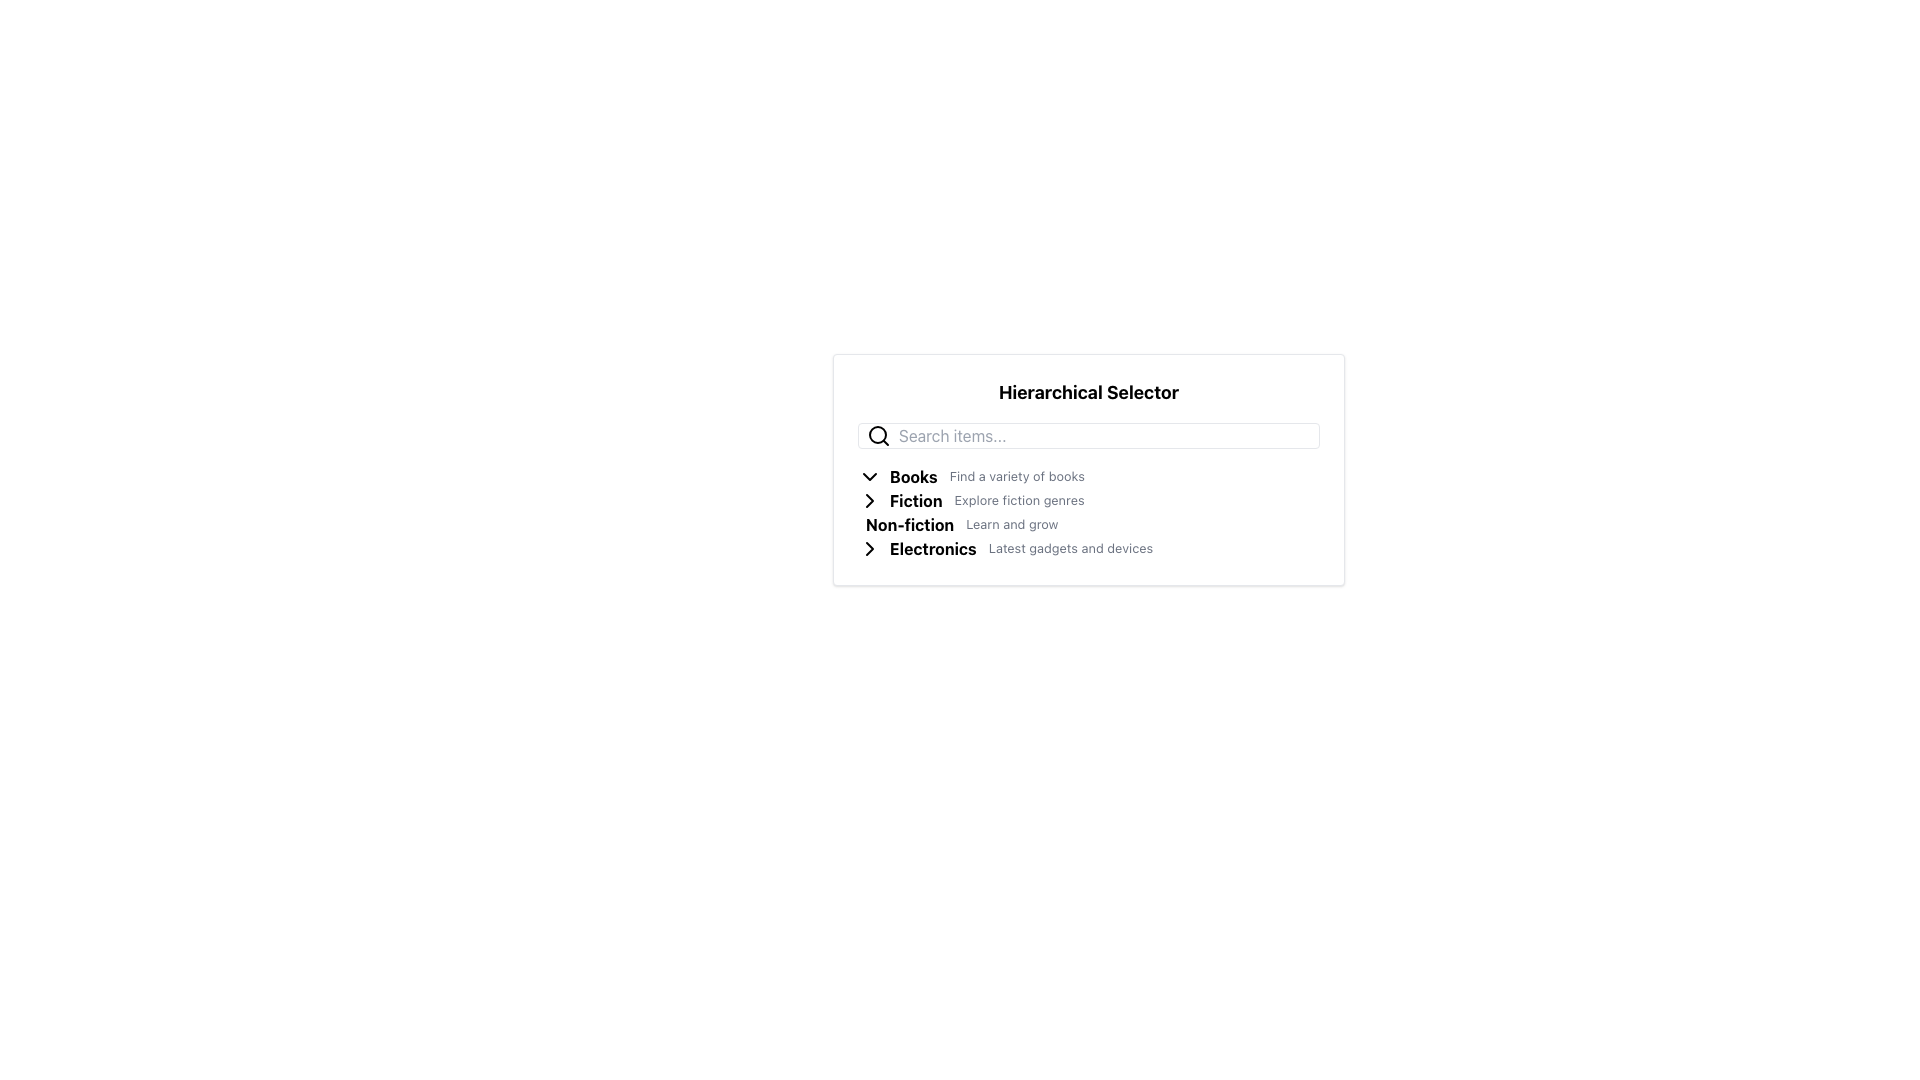 This screenshot has height=1080, width=1920. Describe the element at coordinates (932, 548) in the screenshot. I see `on the 'Electronics' category label in the hierarchical selector` at that location.